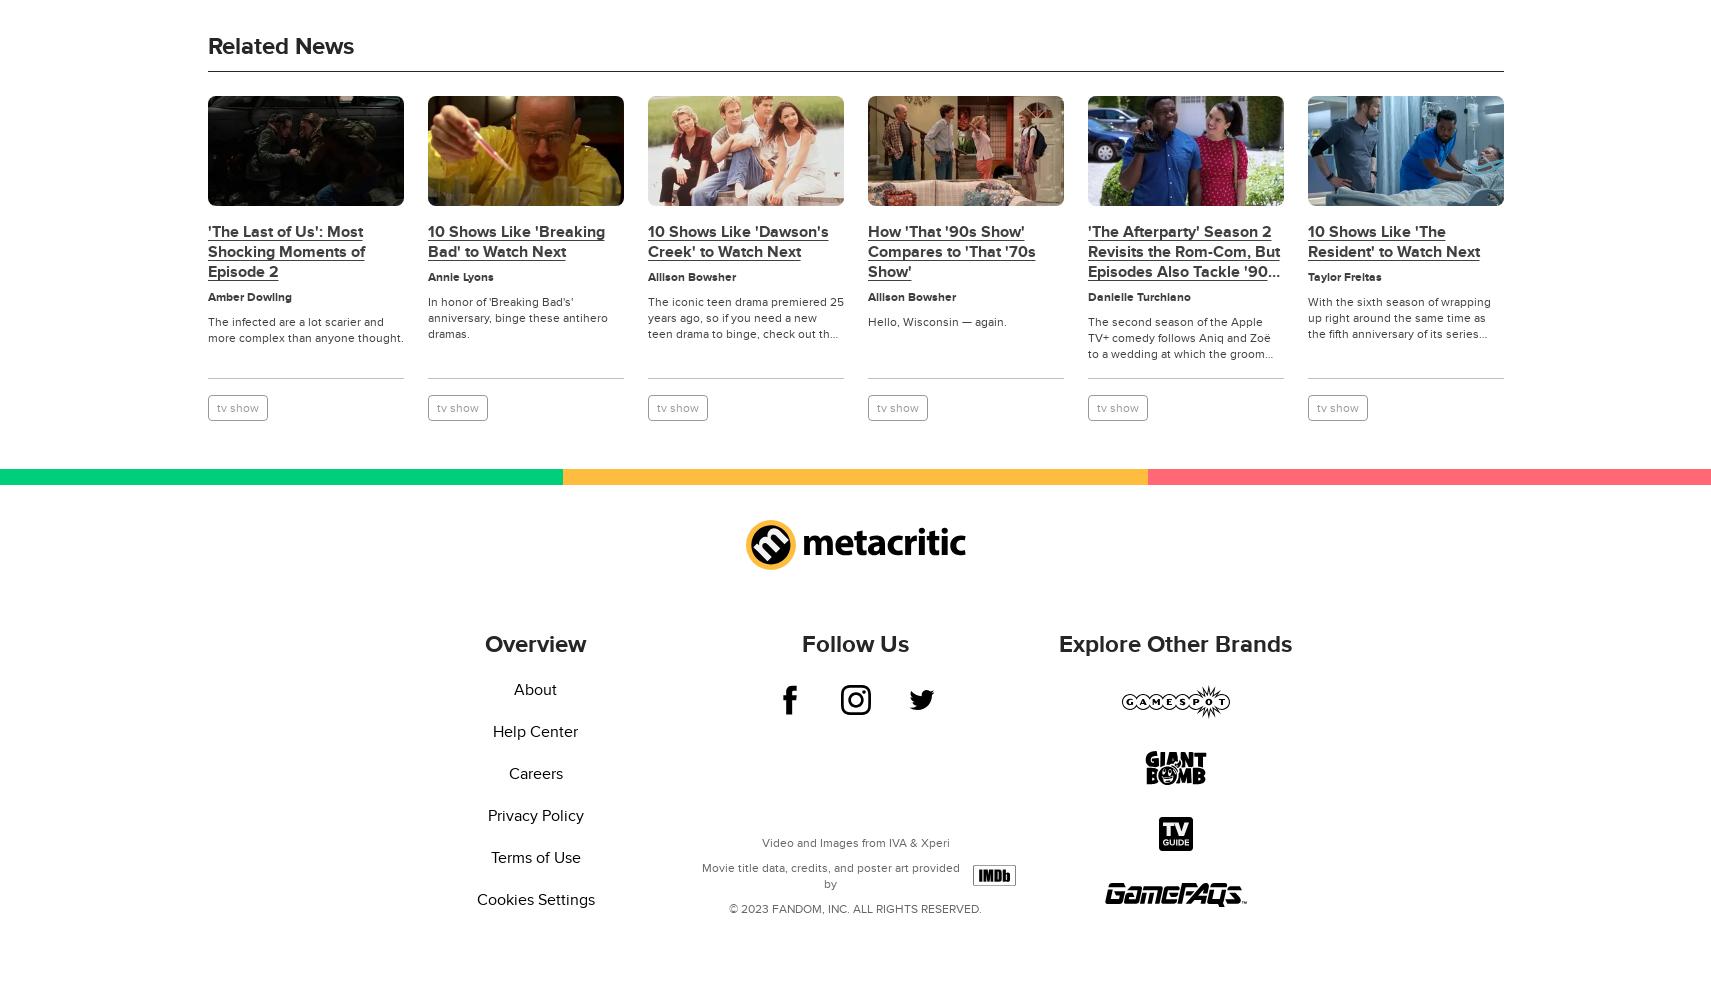 The width and height of the screenshot is (1711, 997). I want to click on 'The second season of the Apple TV+ comedy follows Aniq and Zoë to a wedding at which the groom gets killed, setting up another whodunnit.', so click(1177, 352).